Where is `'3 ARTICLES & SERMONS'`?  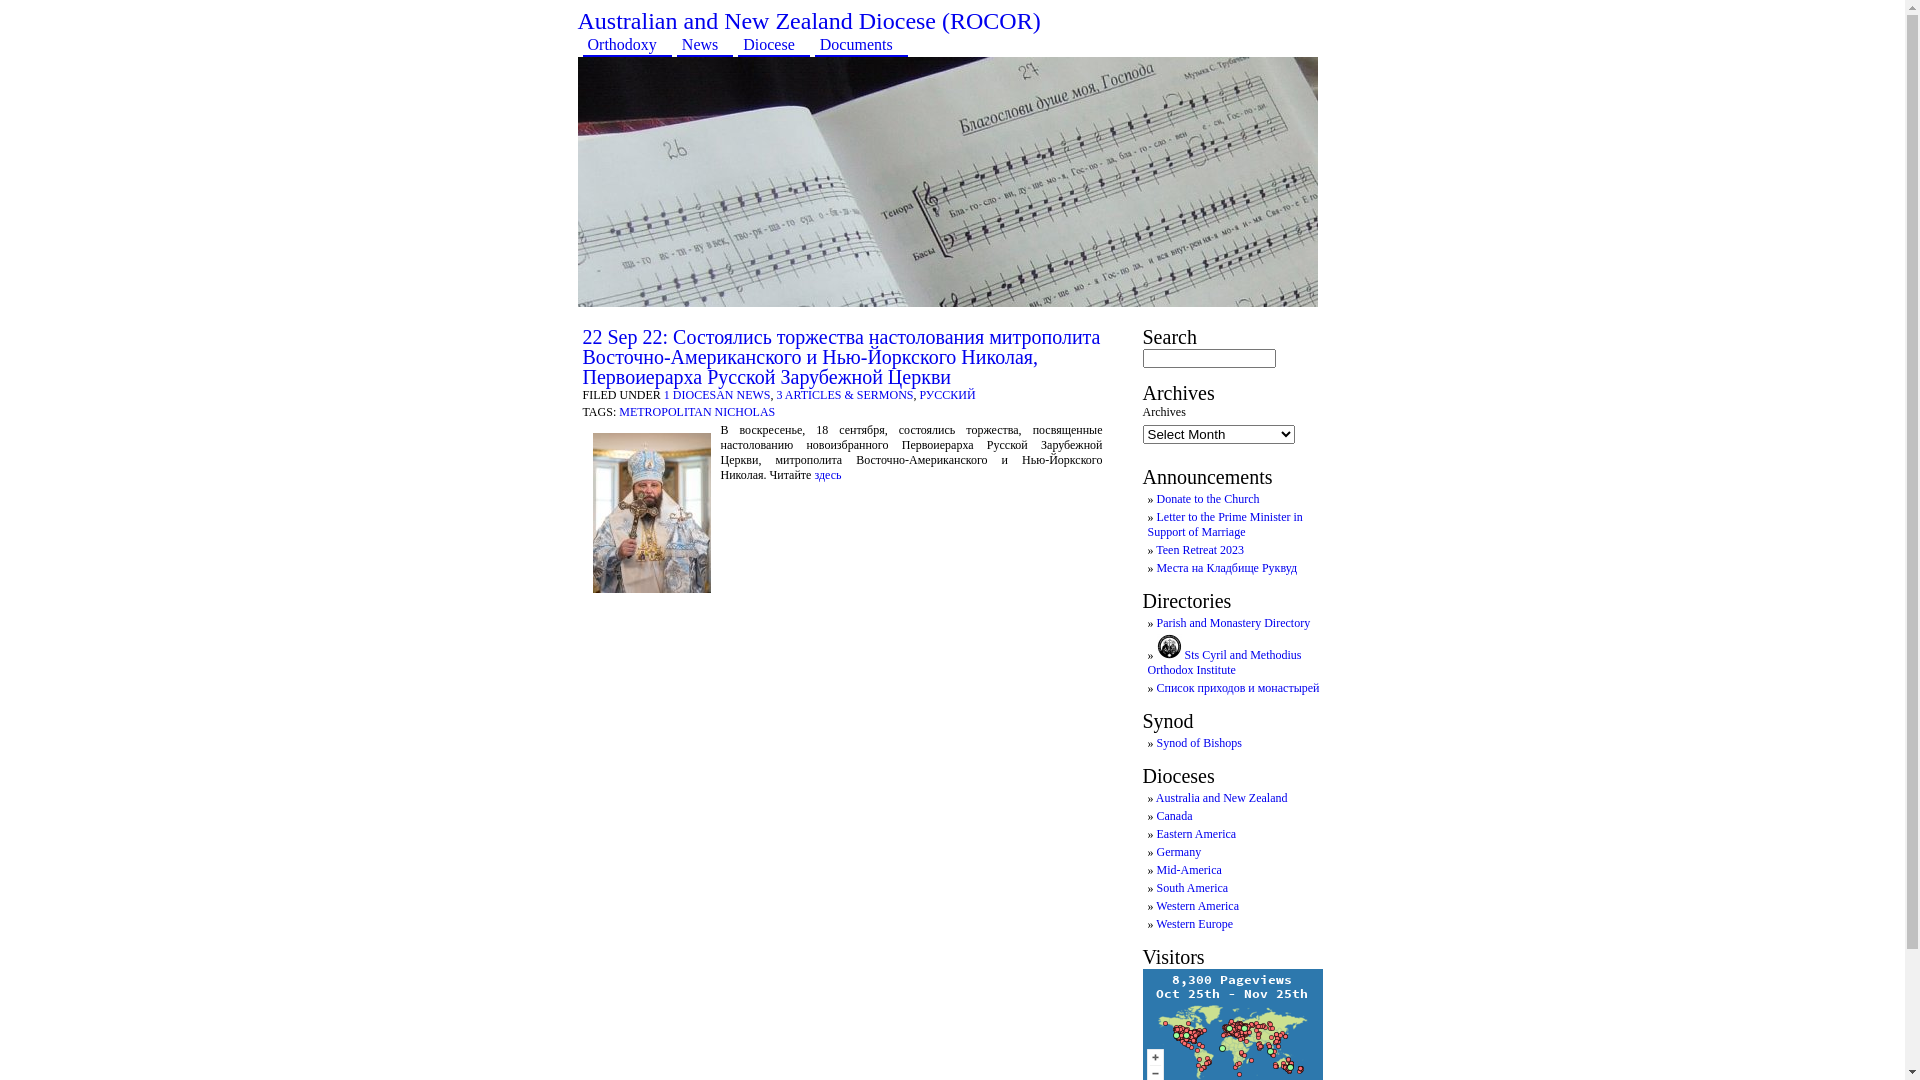
'3 ARTICLES & SERMONS' is located at coordinates (844, 394).